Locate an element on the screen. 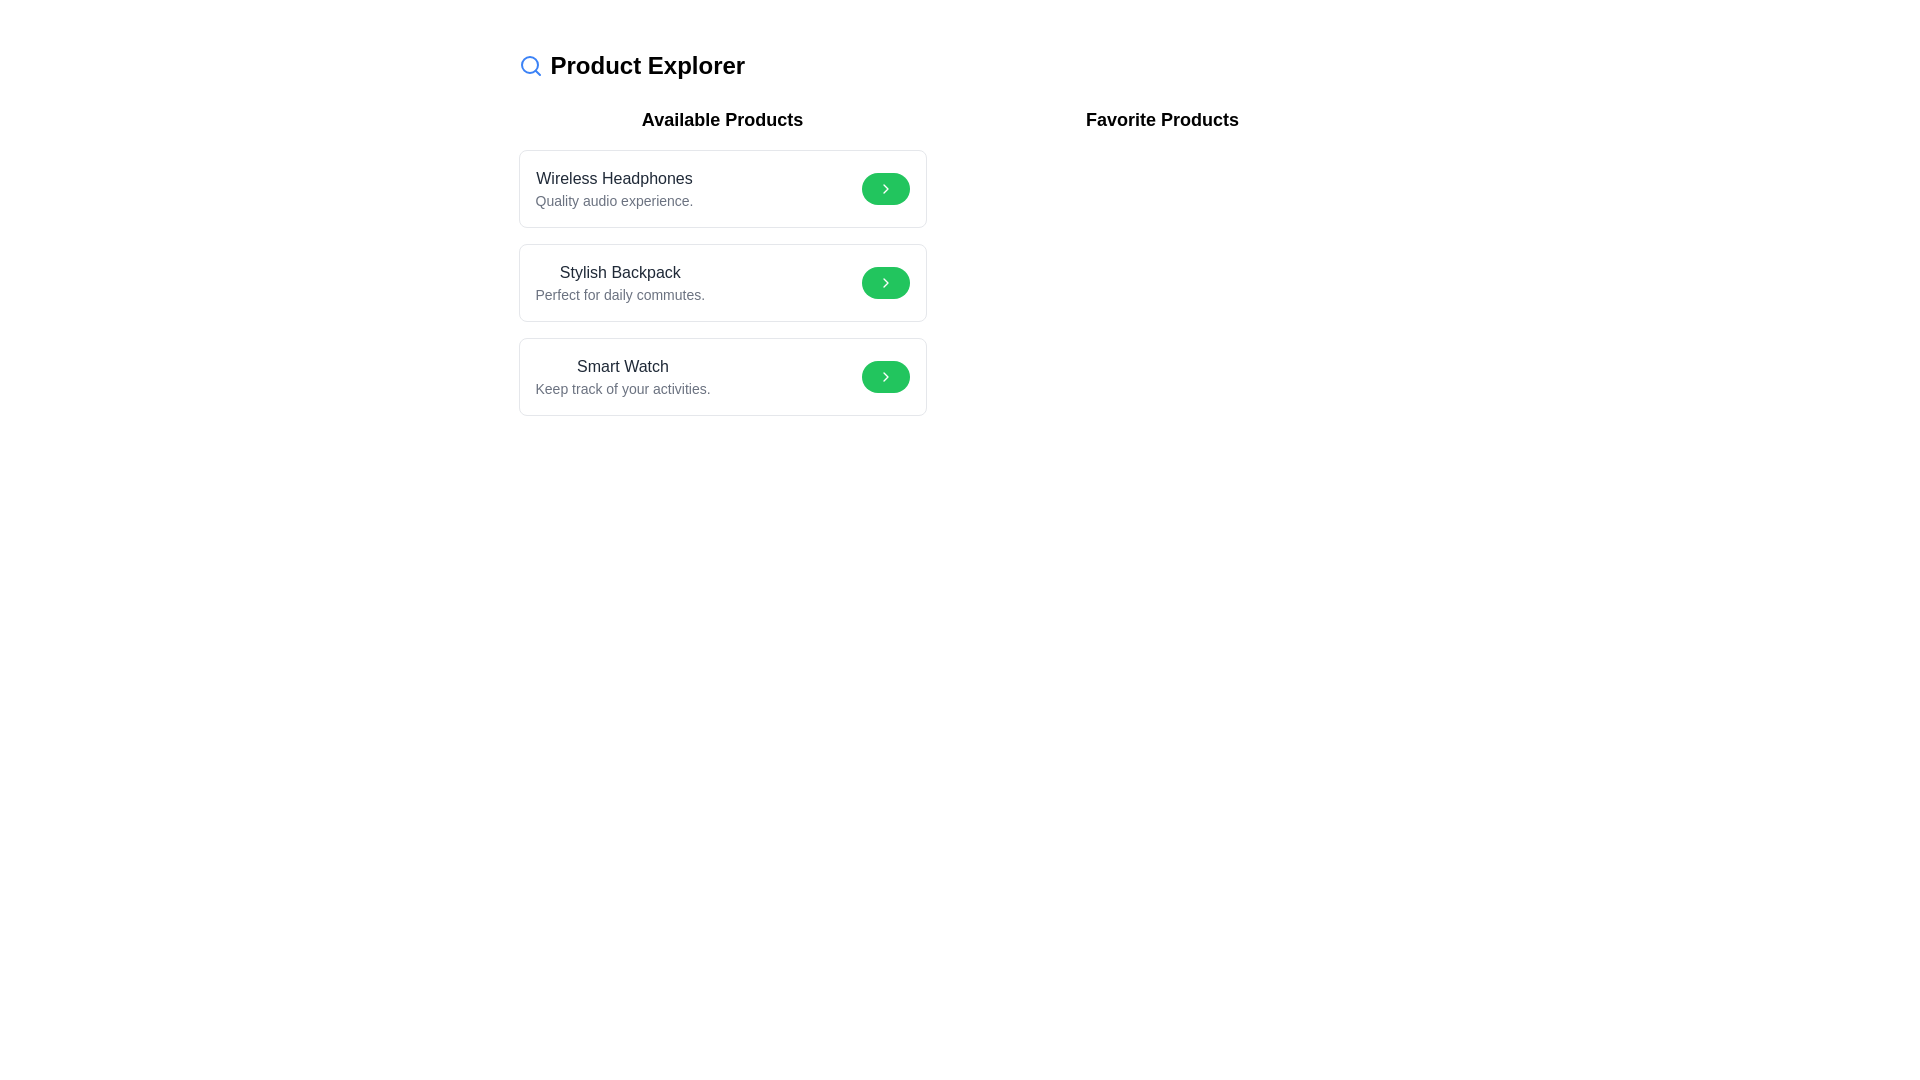  the descriptive text about 'Wireless Headphones' located below its title in the first card of the 'Available Products' section is located at coordinates (613, 200).